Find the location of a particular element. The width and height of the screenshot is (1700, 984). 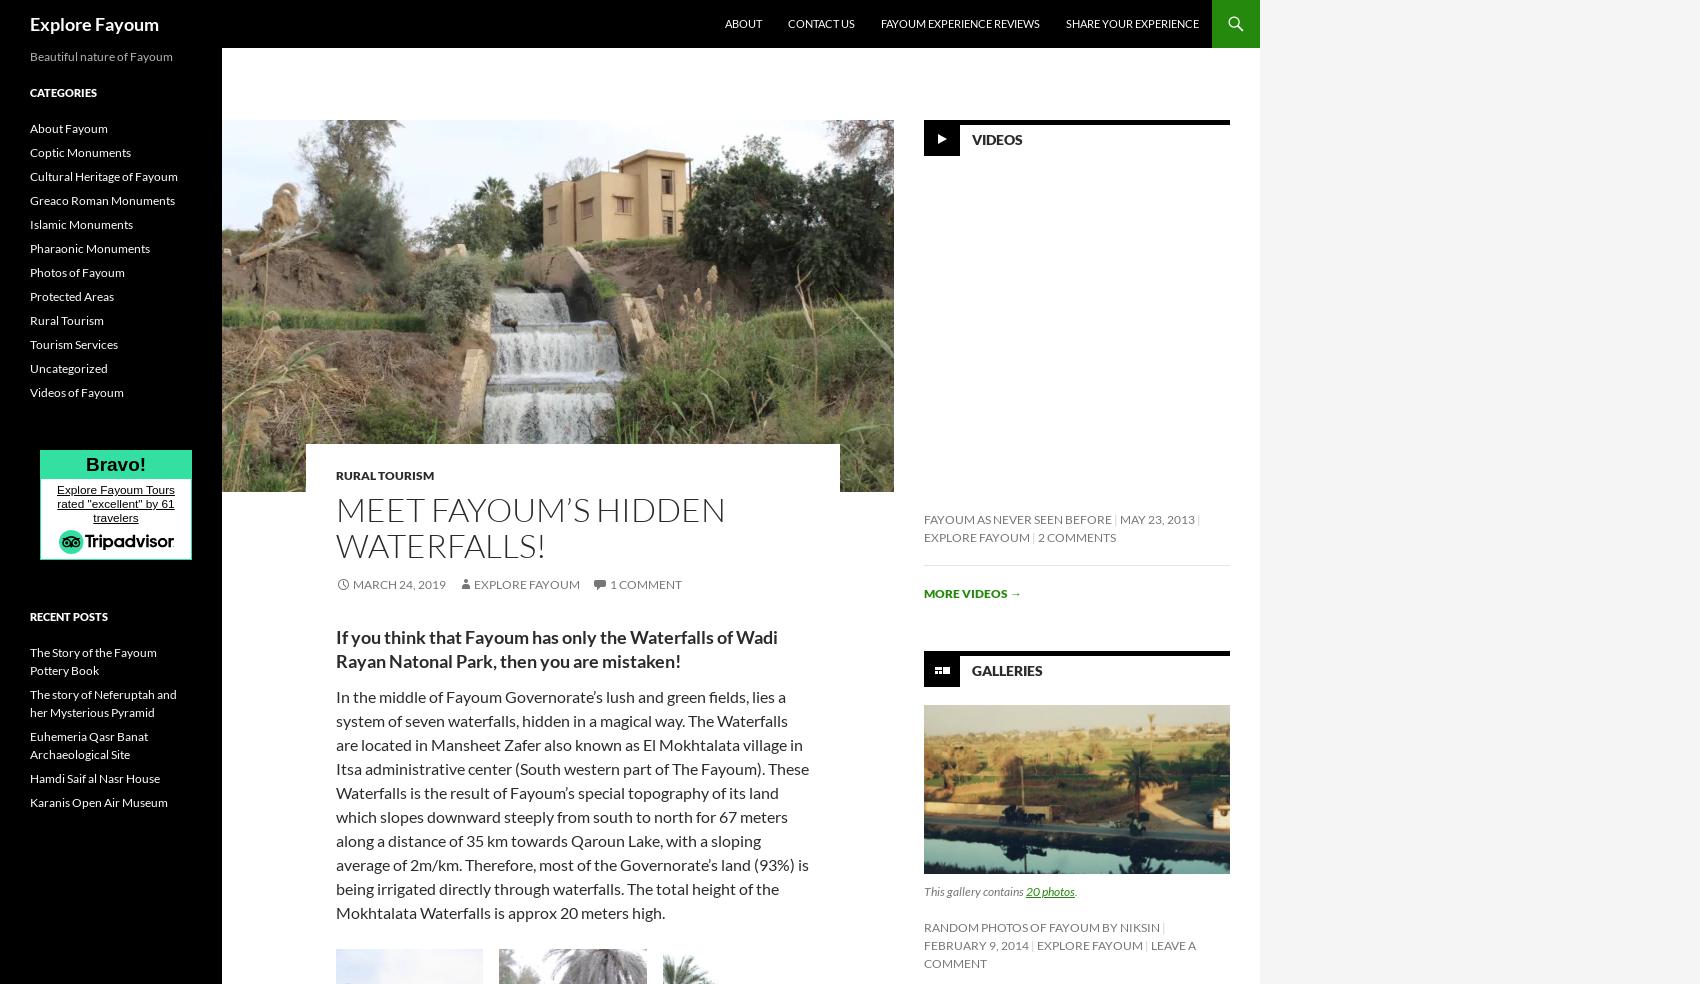

'About' is located at coordinates (725, 22).